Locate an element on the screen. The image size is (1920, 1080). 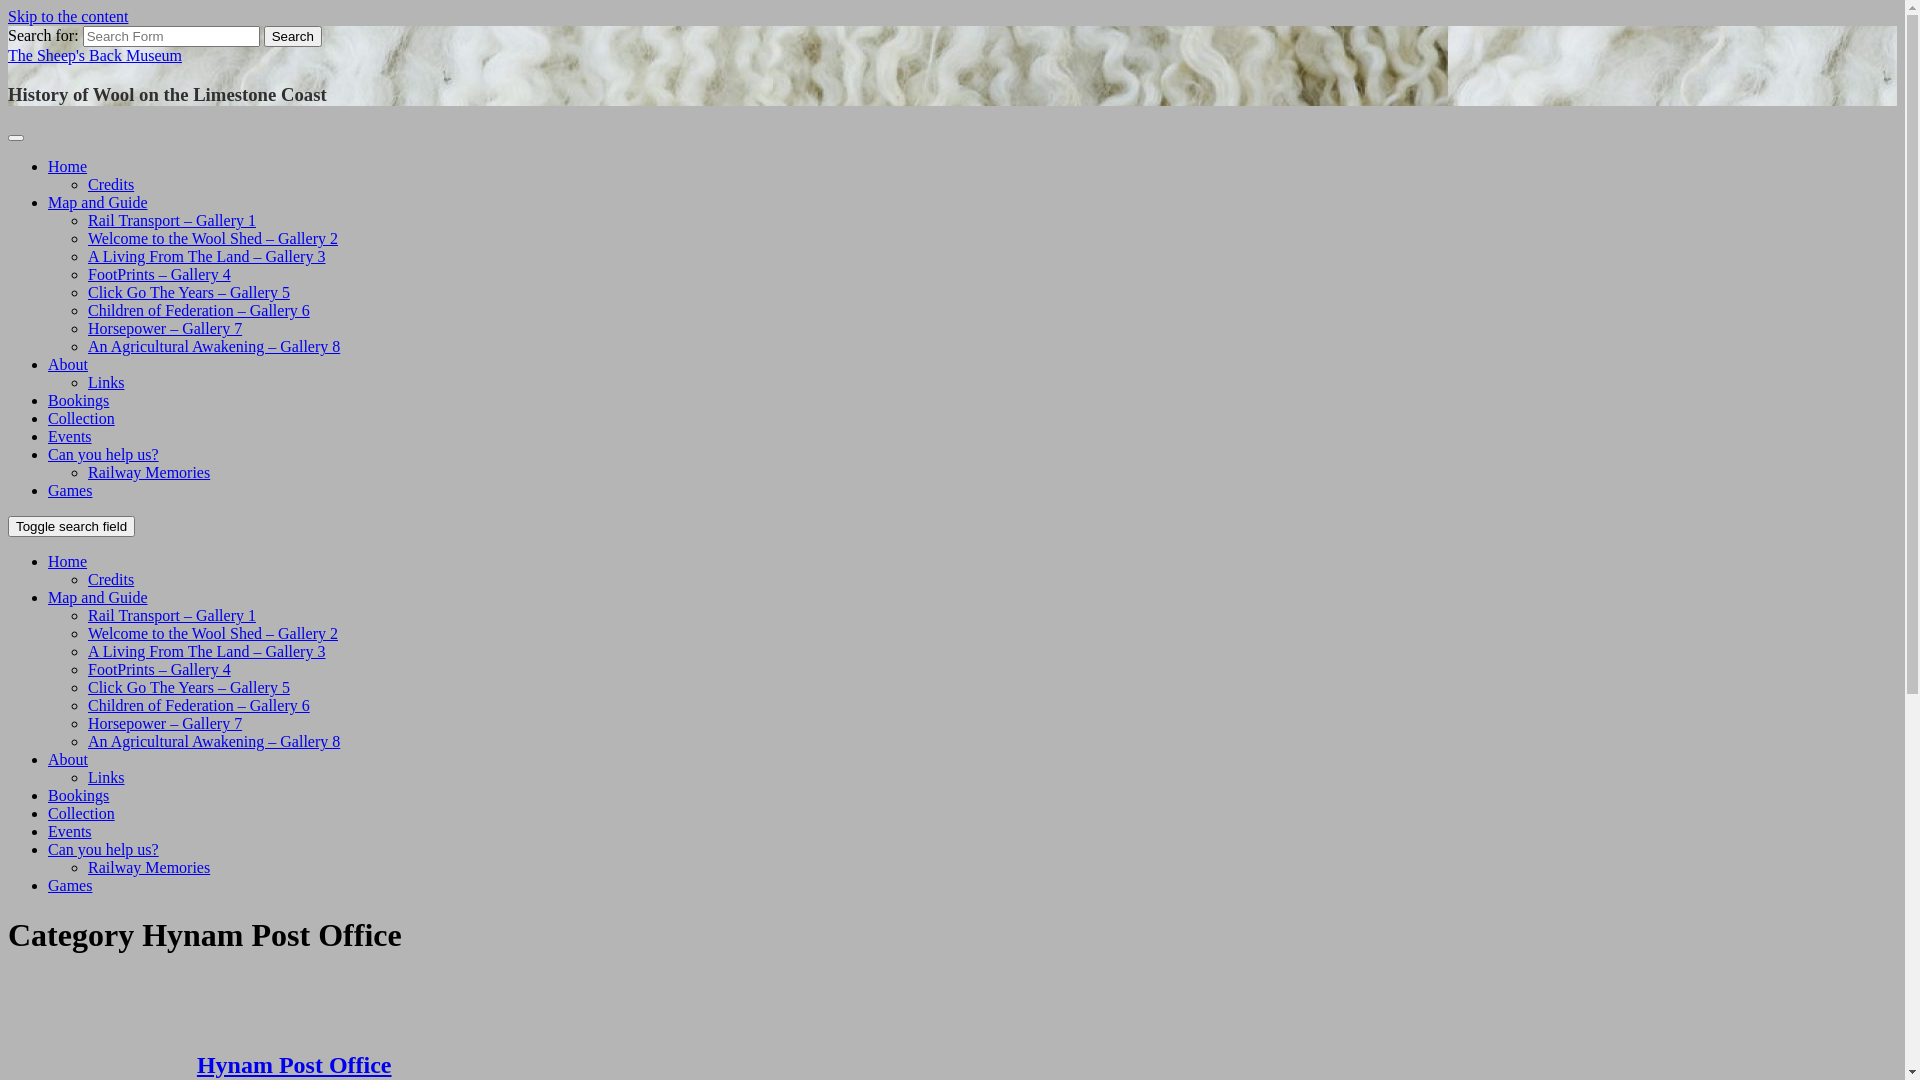
'Events' is located at coordinates (70, 435).